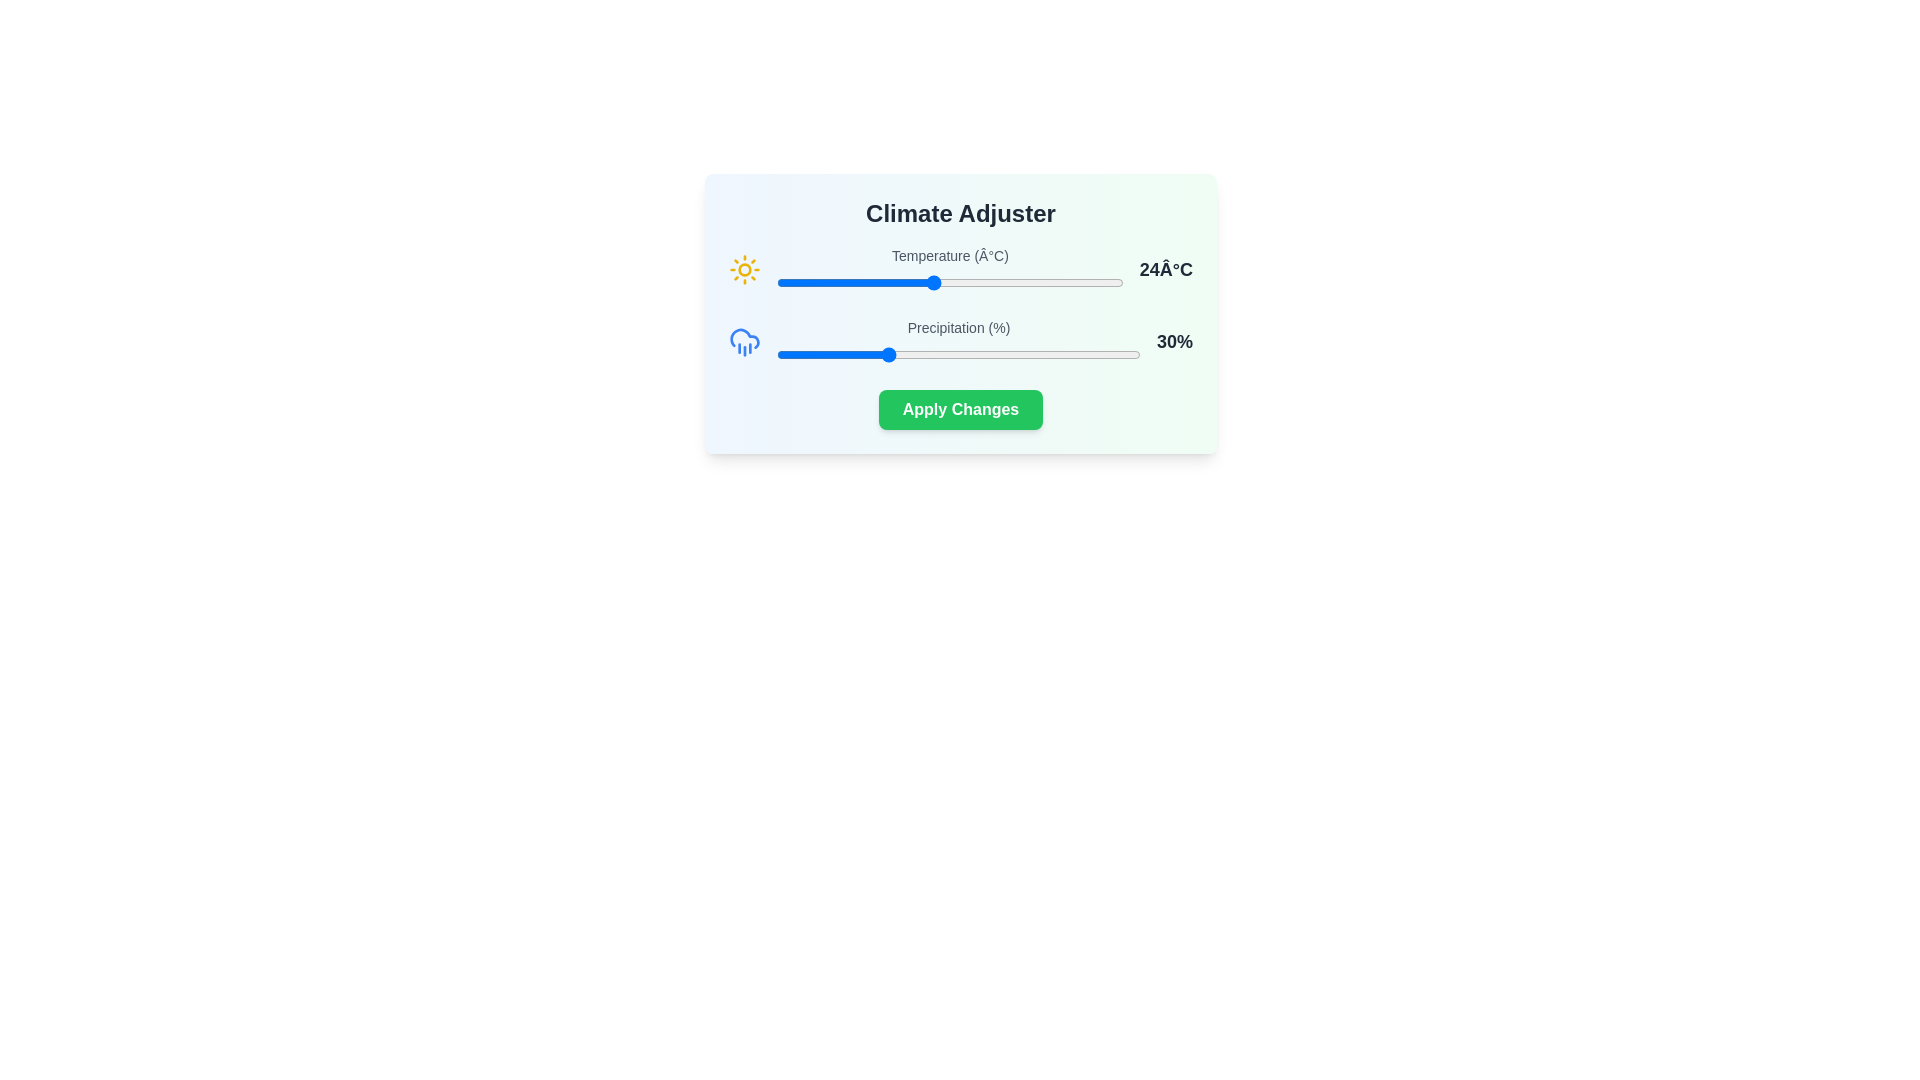  What do you see at coordinates (932, 282) in the screenshot?
I see `the temperature slider to 24°C` at bounding box center [932, 282].